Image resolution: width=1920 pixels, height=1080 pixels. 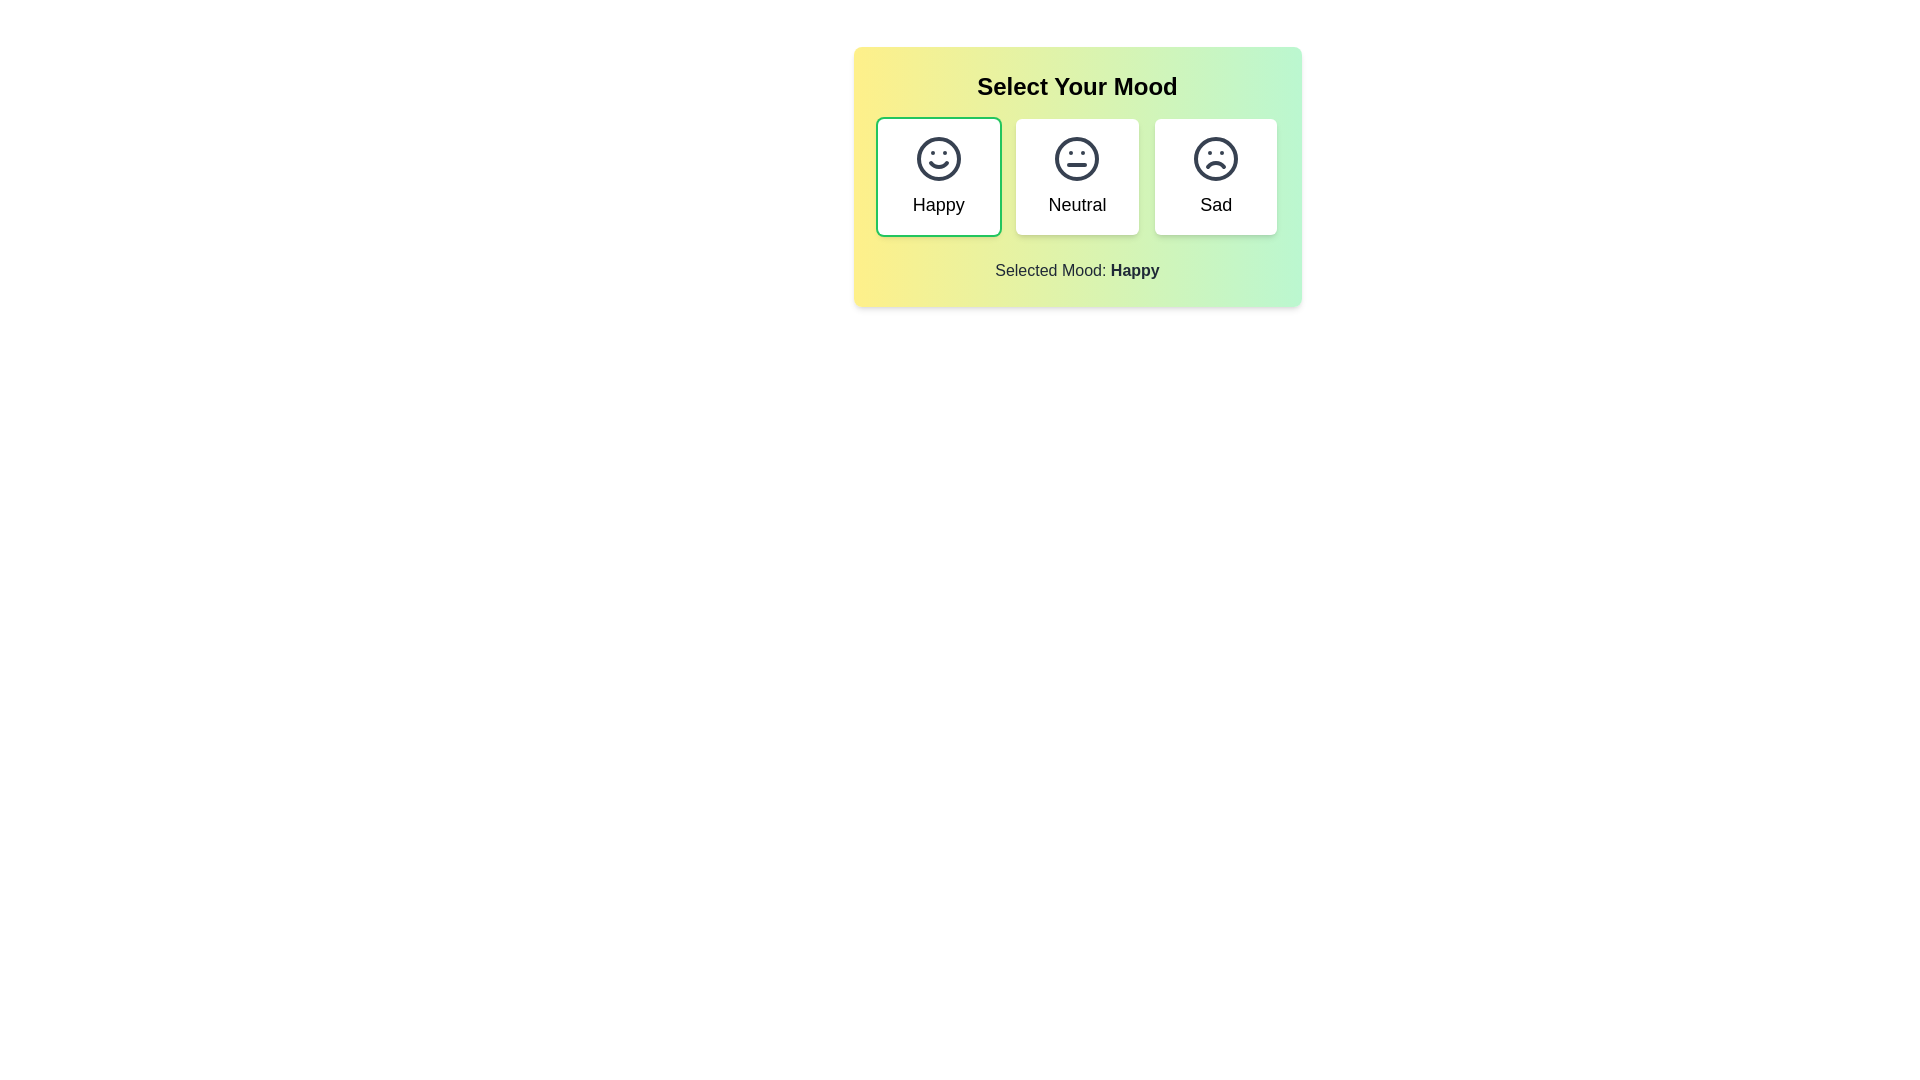 What do you see at coordinates (1076, 204) in the screenshot?
I see `the 'Neutral' text label, which describes the central mood option in the three-item mood selection interface, located beneath the neutral facial expression icon` at bounding box center [1076, 204].